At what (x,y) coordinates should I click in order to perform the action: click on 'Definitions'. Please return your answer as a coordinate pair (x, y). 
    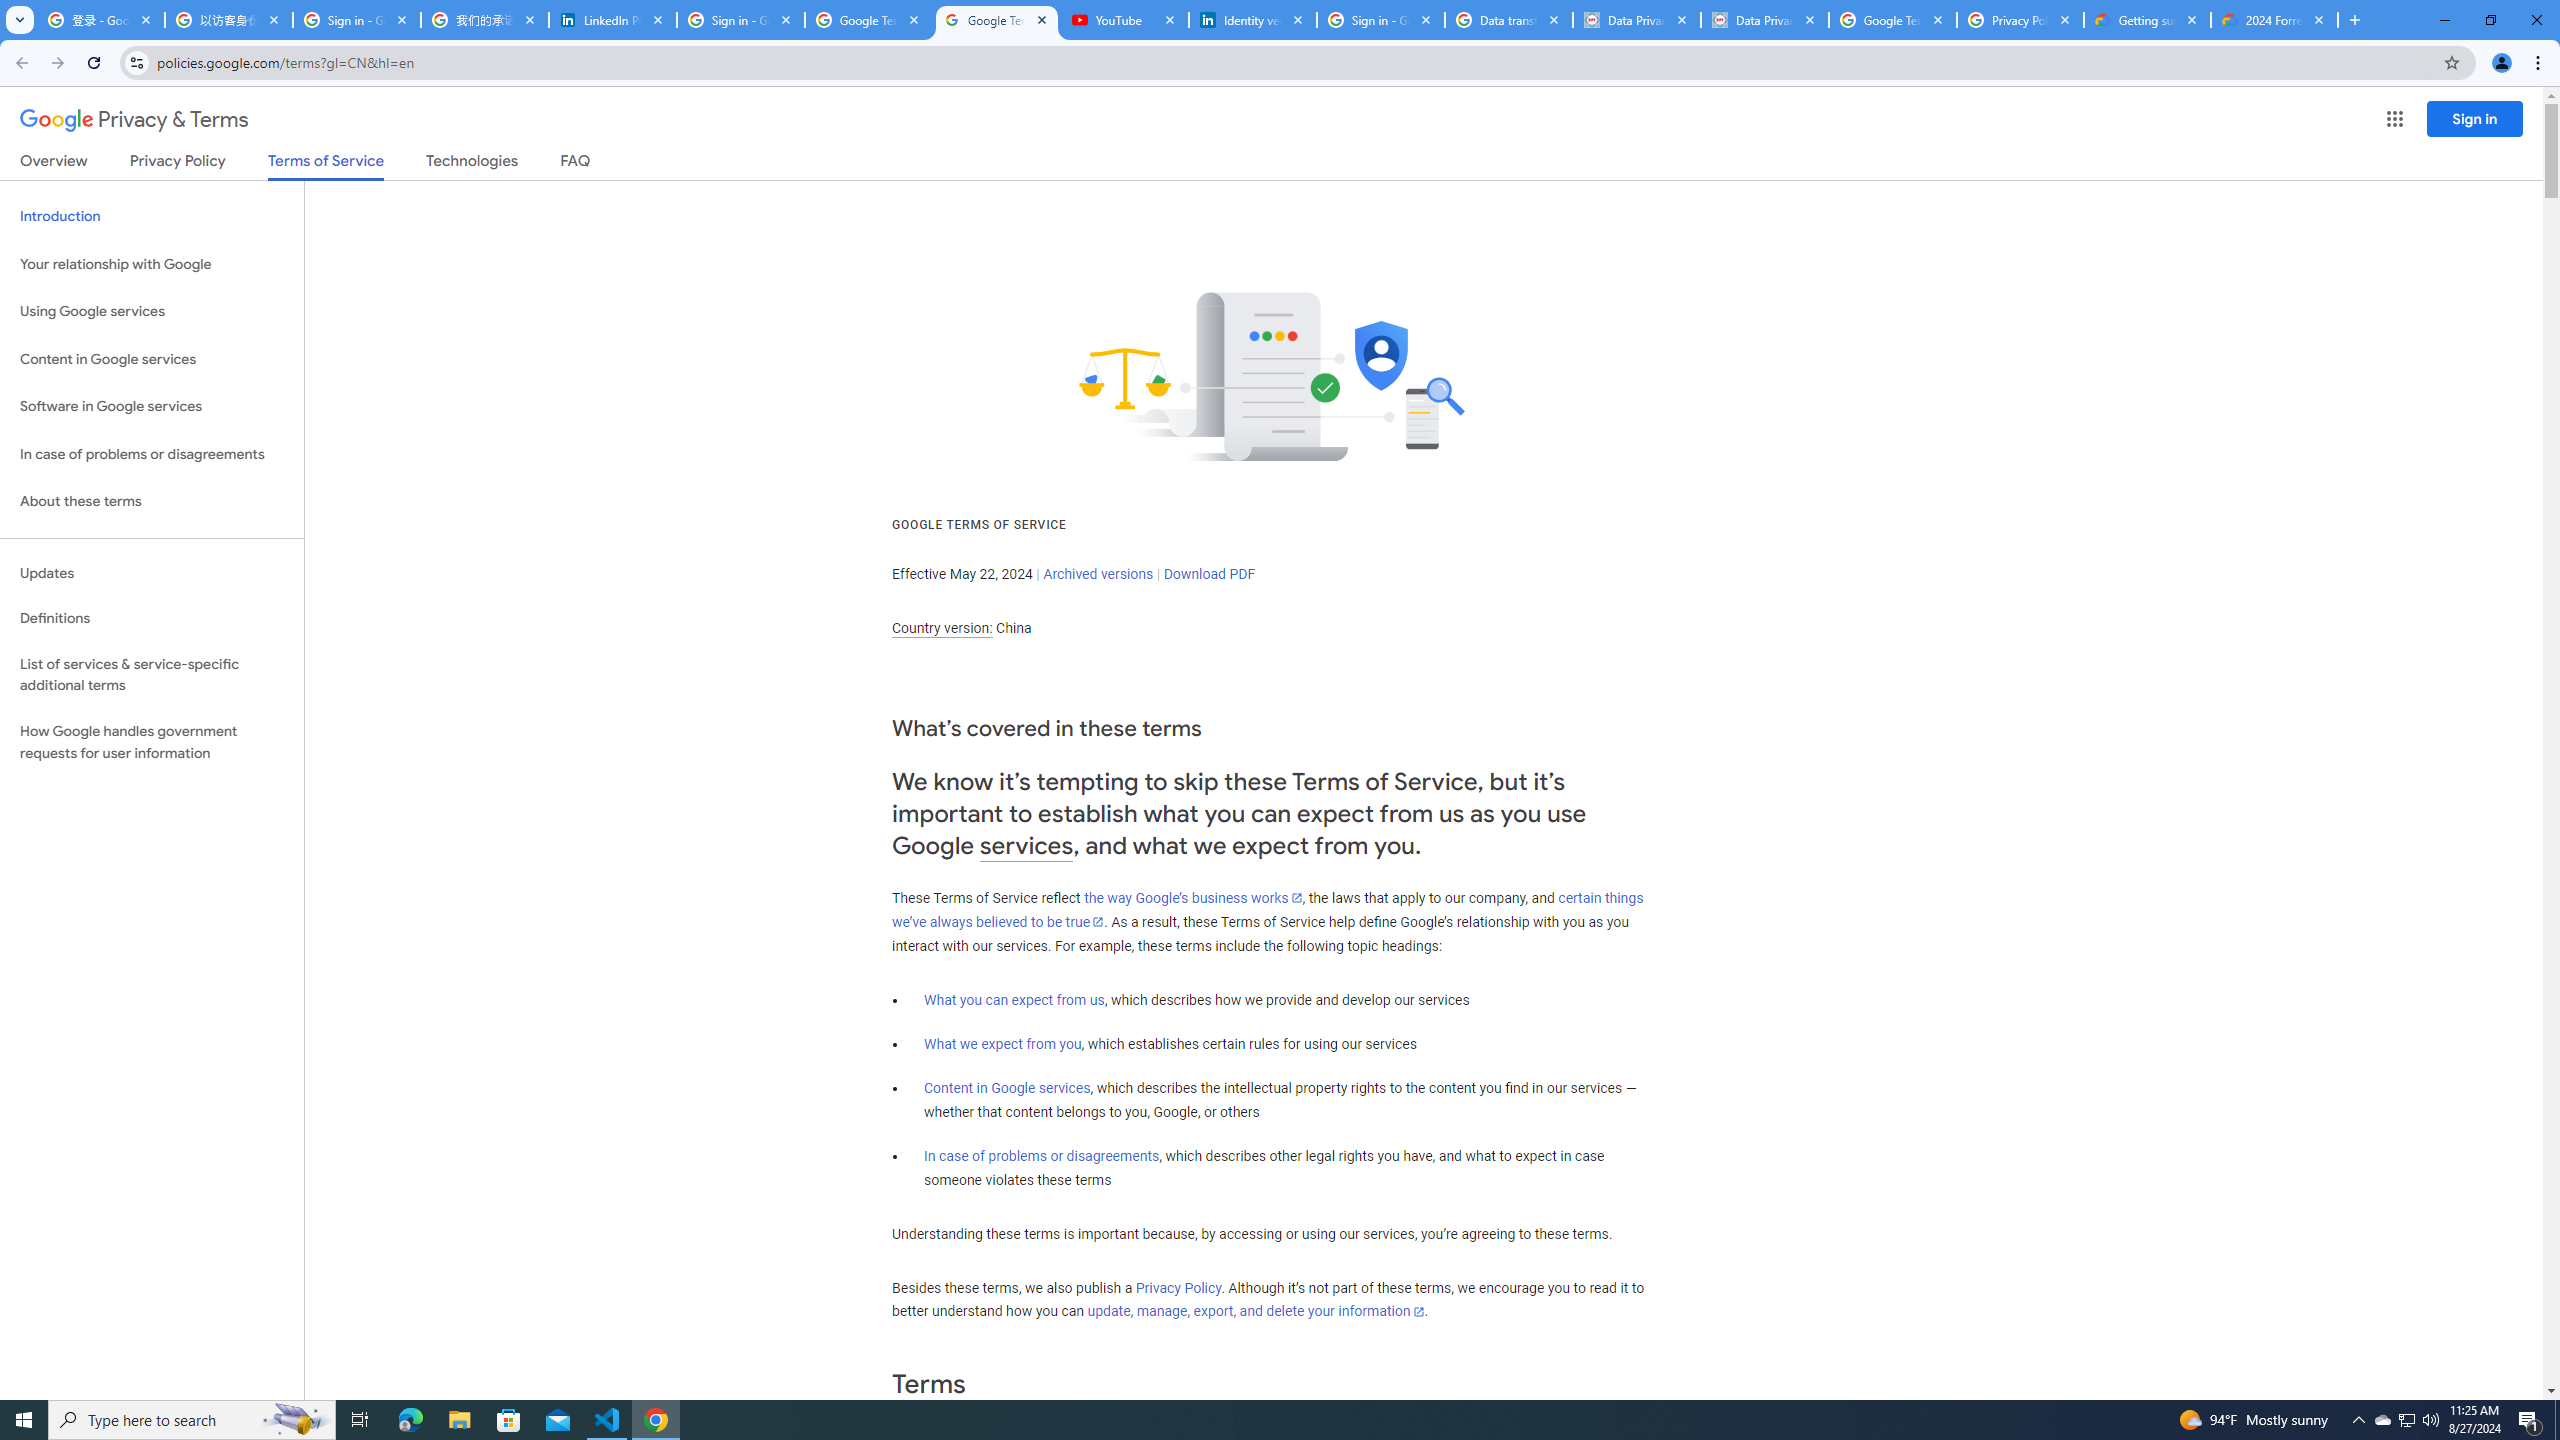
    Looking at the image, I should click on (151, 618).